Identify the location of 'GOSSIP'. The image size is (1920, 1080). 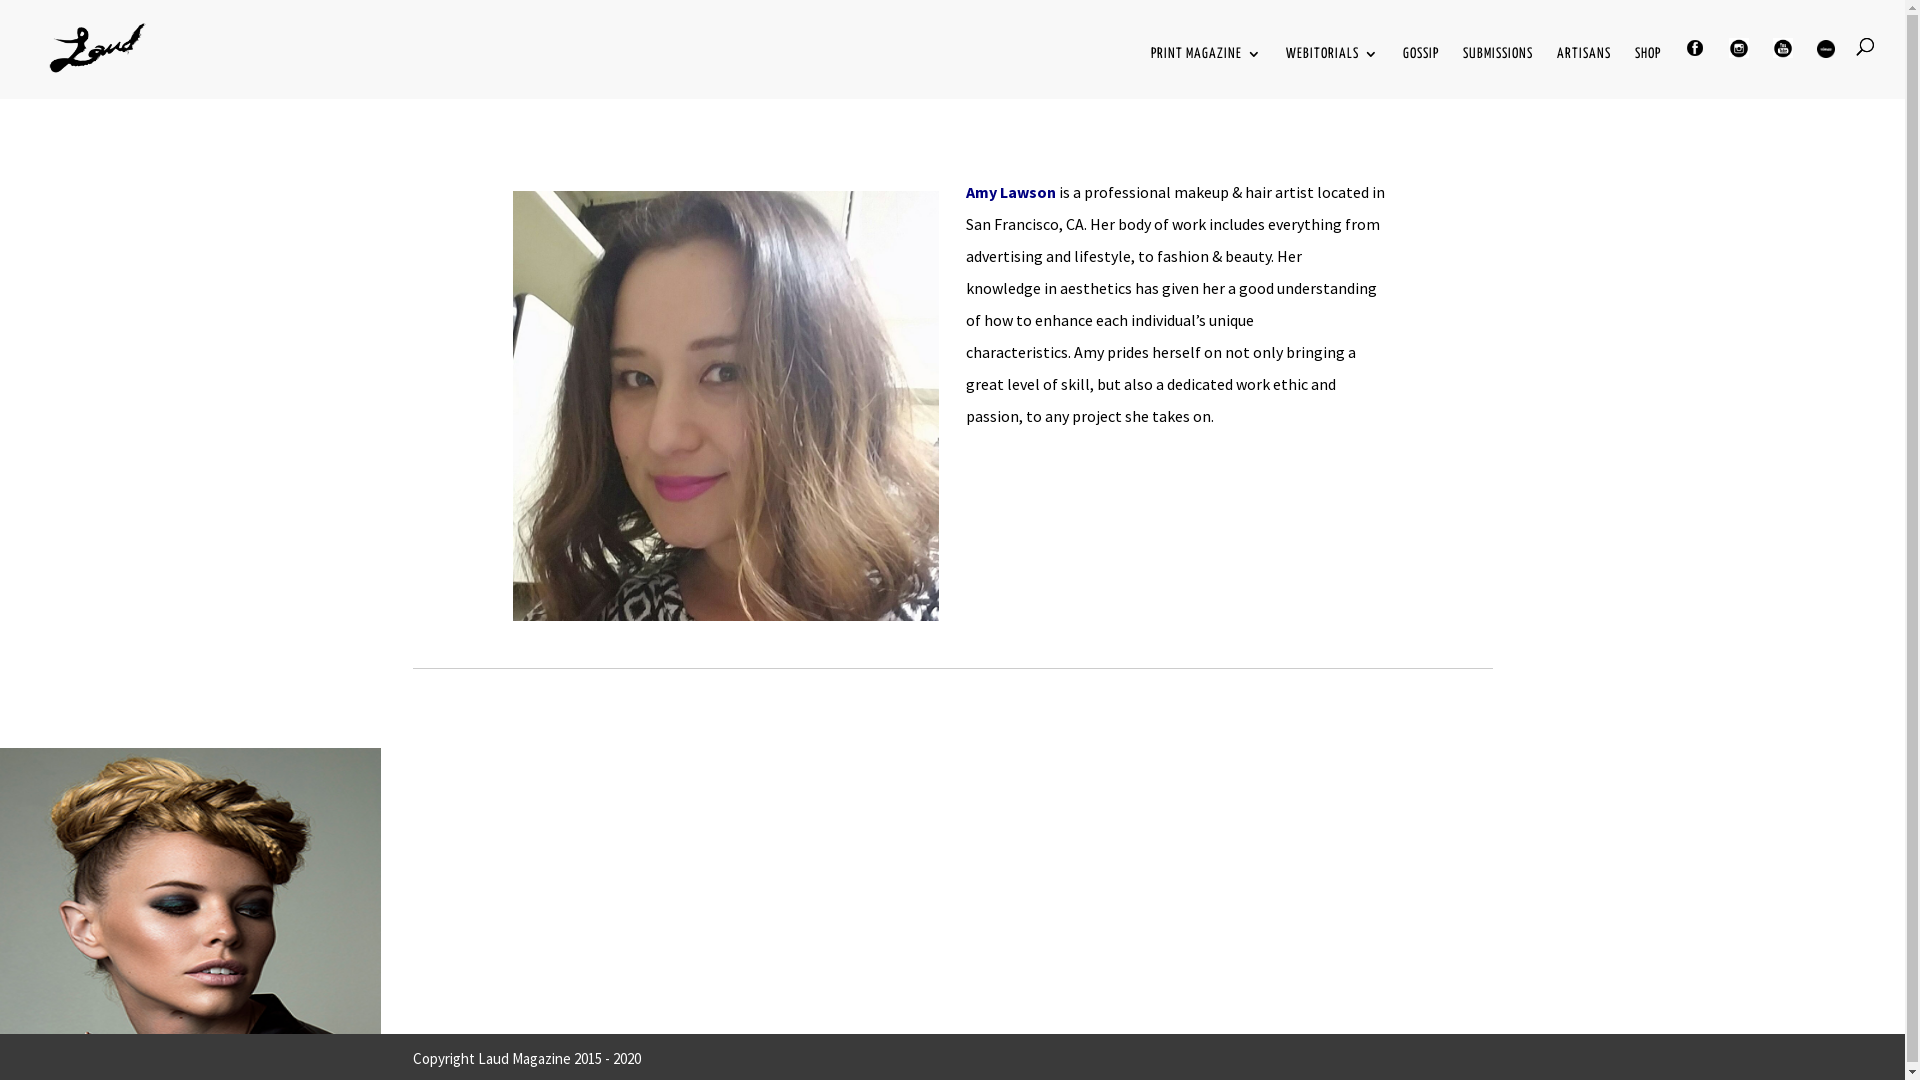
(1419, 72).